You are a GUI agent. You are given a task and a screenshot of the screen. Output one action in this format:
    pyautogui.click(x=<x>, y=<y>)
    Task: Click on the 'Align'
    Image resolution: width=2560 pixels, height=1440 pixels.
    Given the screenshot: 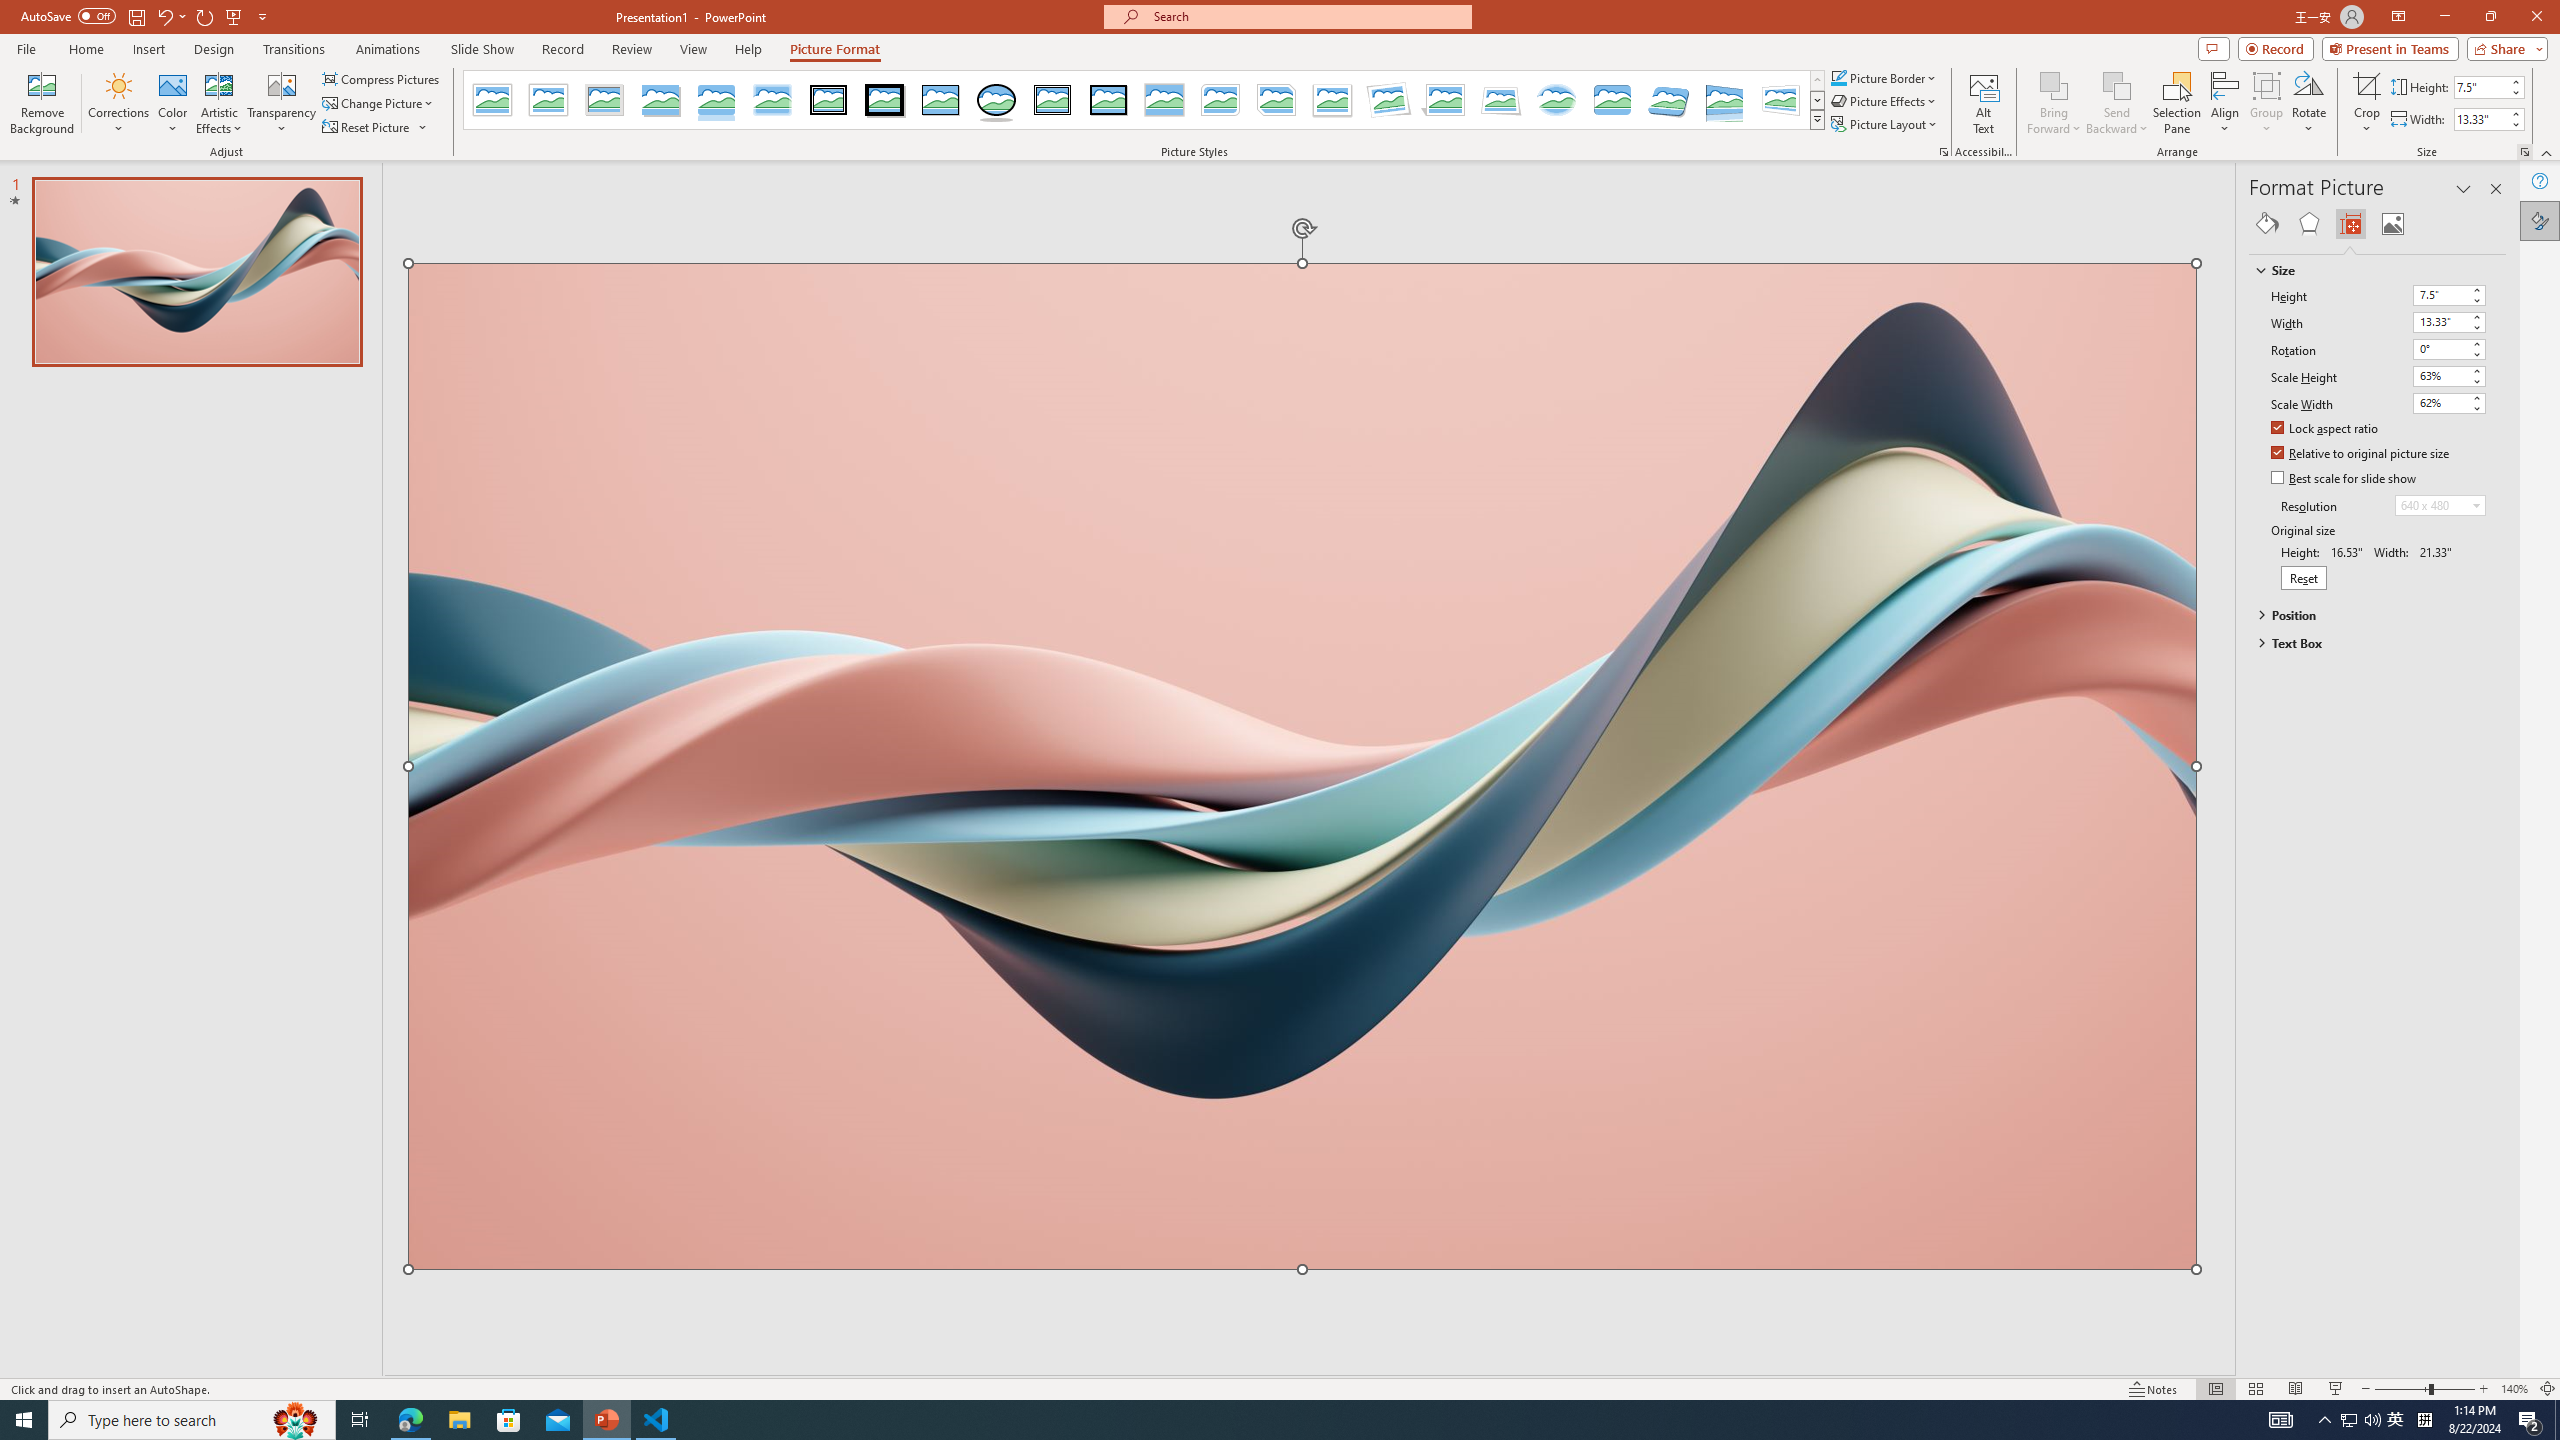 What is the action you would take?
    pyautogui.click(x=2223, y=103)
    